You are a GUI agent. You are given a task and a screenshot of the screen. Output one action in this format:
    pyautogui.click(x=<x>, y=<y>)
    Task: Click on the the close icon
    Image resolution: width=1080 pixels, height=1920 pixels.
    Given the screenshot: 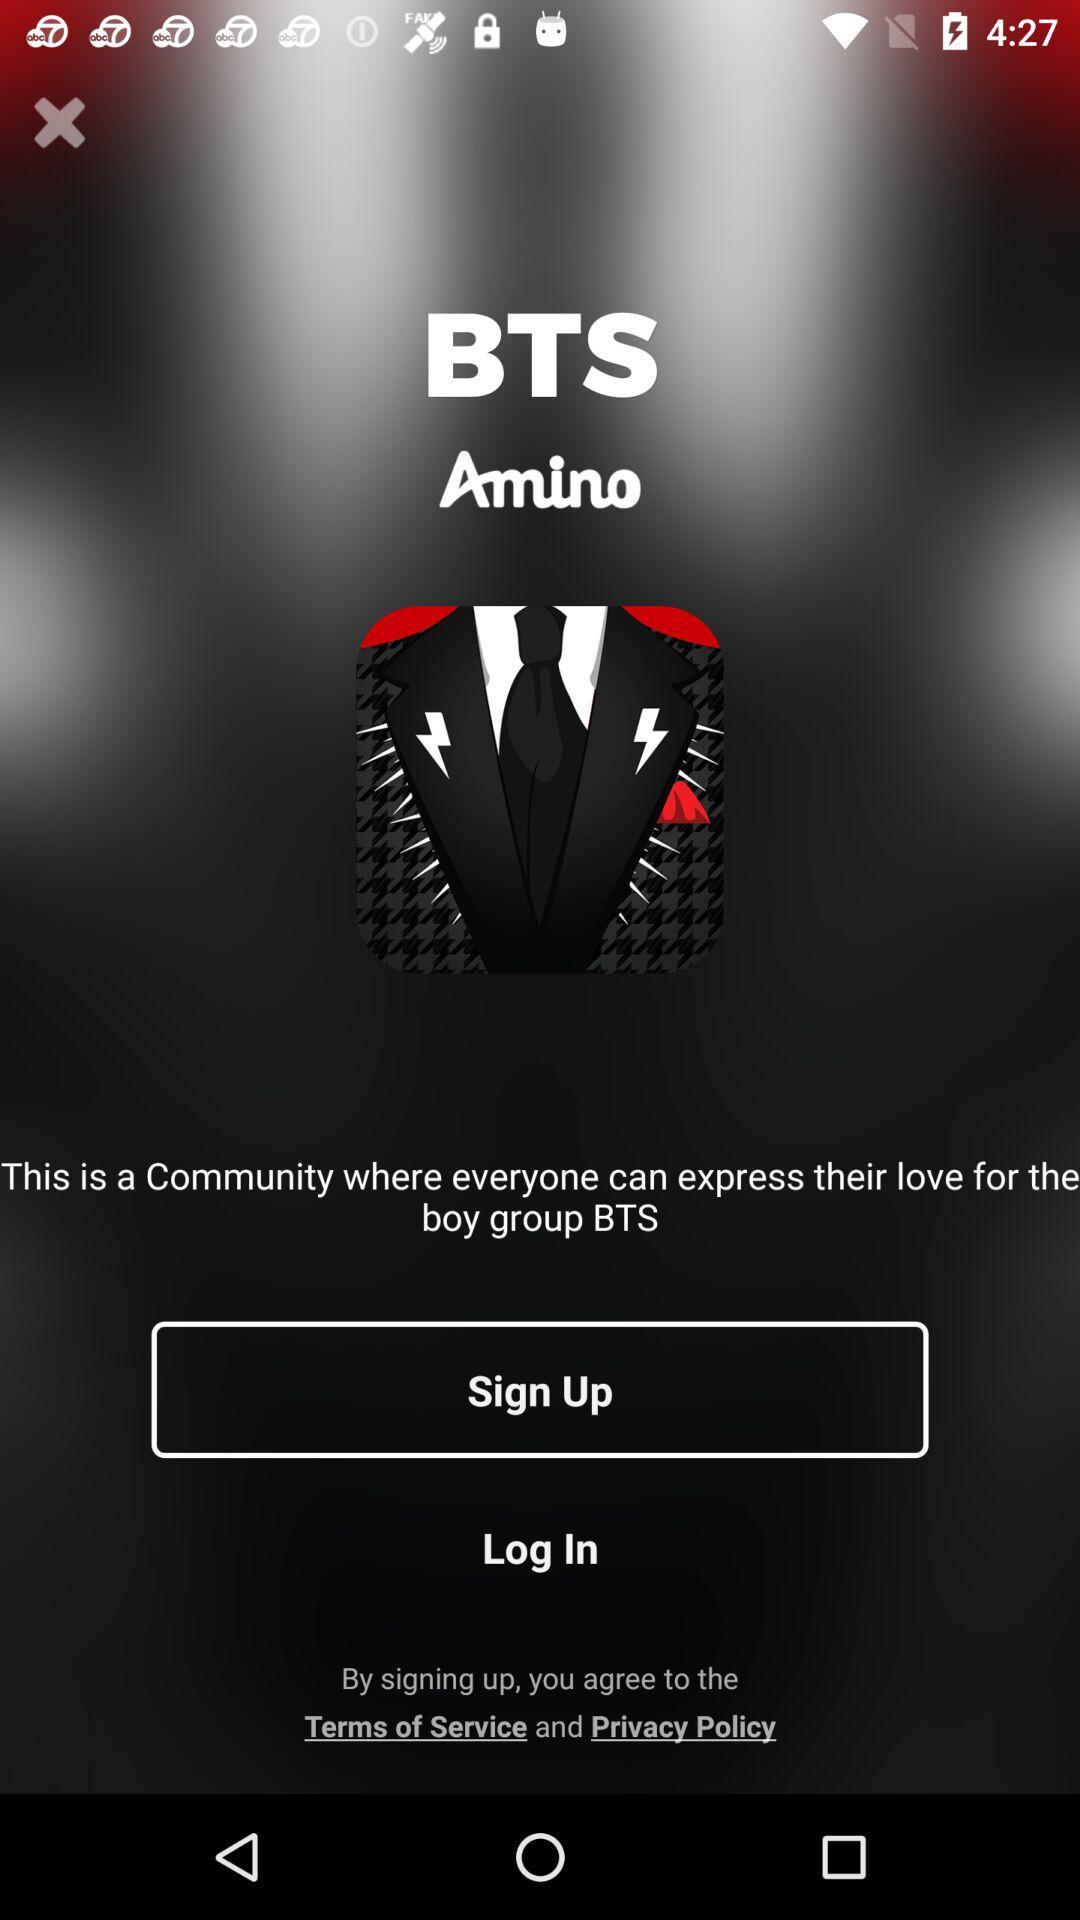 What is the action you would take?
    pyautogui.click(x=59, y=122)
    